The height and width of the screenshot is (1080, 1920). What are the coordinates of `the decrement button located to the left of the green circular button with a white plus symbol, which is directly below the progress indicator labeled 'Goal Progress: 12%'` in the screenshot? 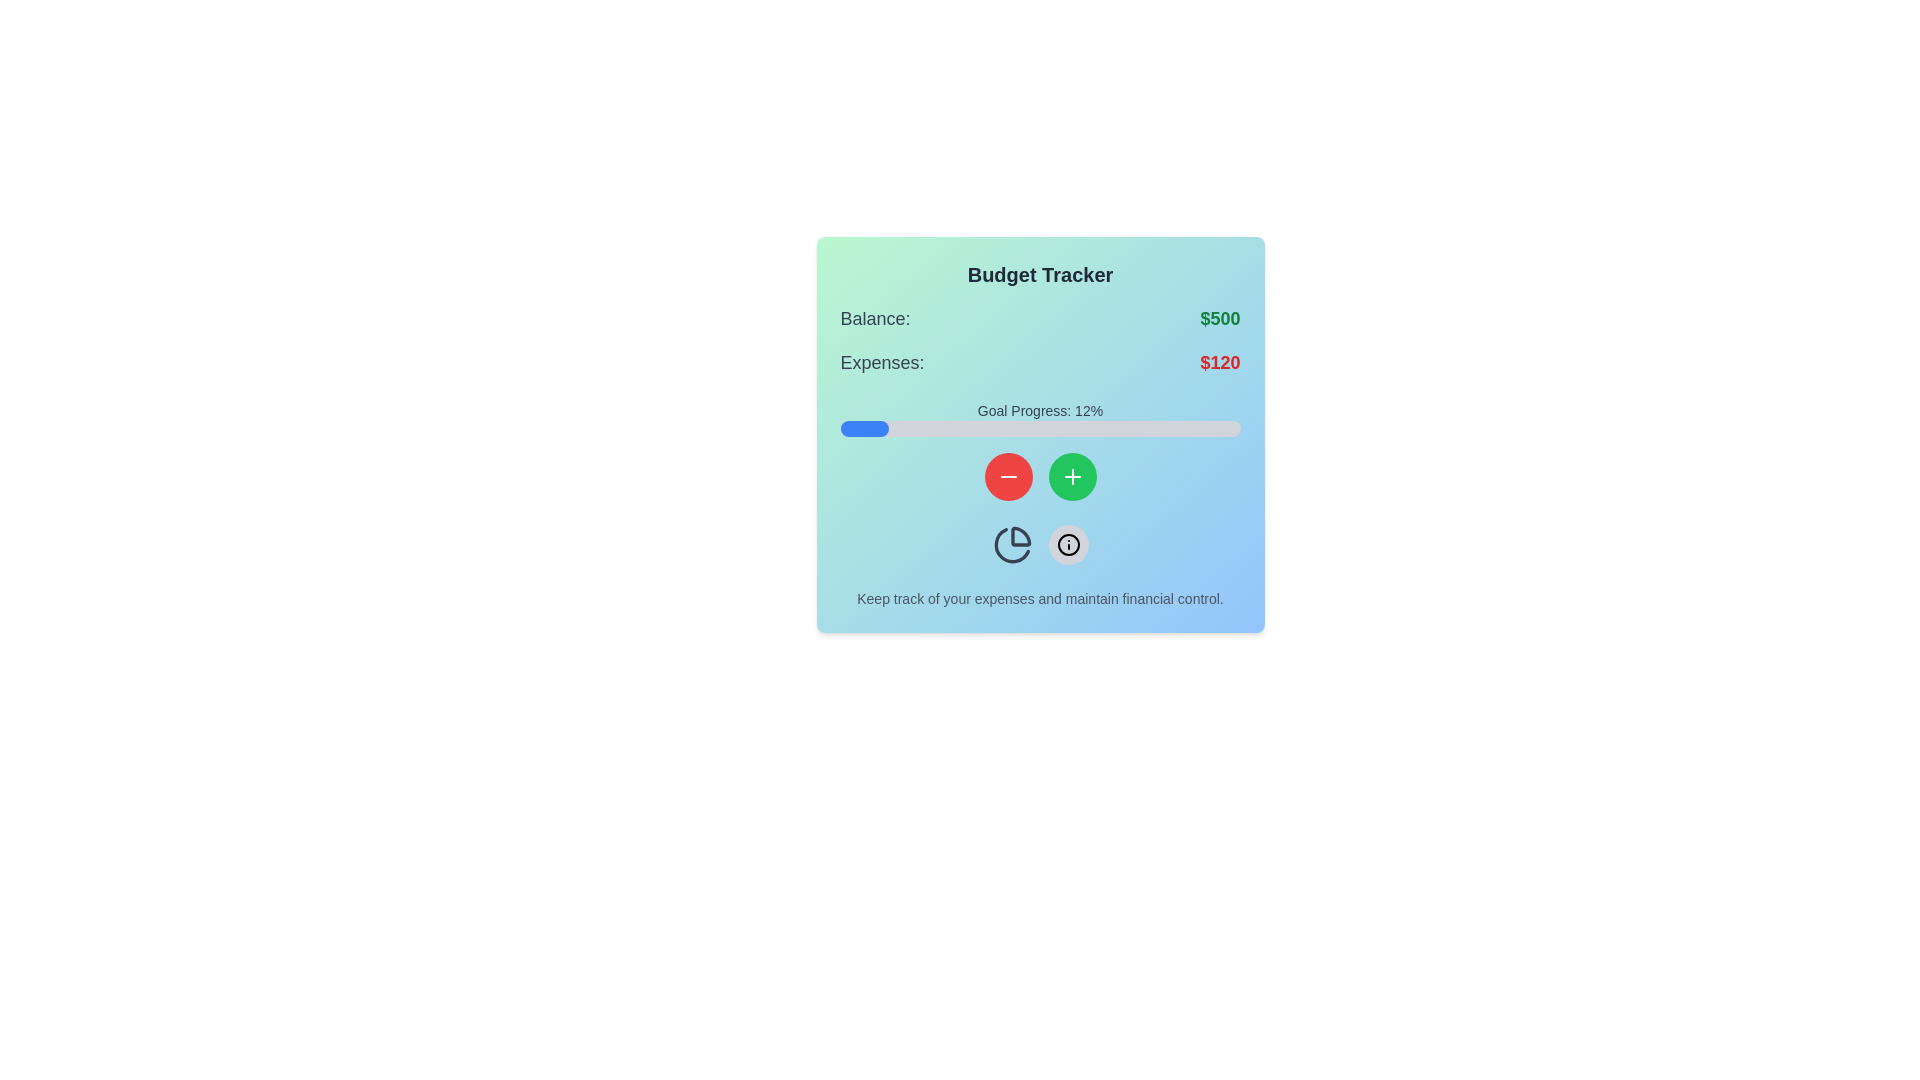 It's located at (1008, 477).